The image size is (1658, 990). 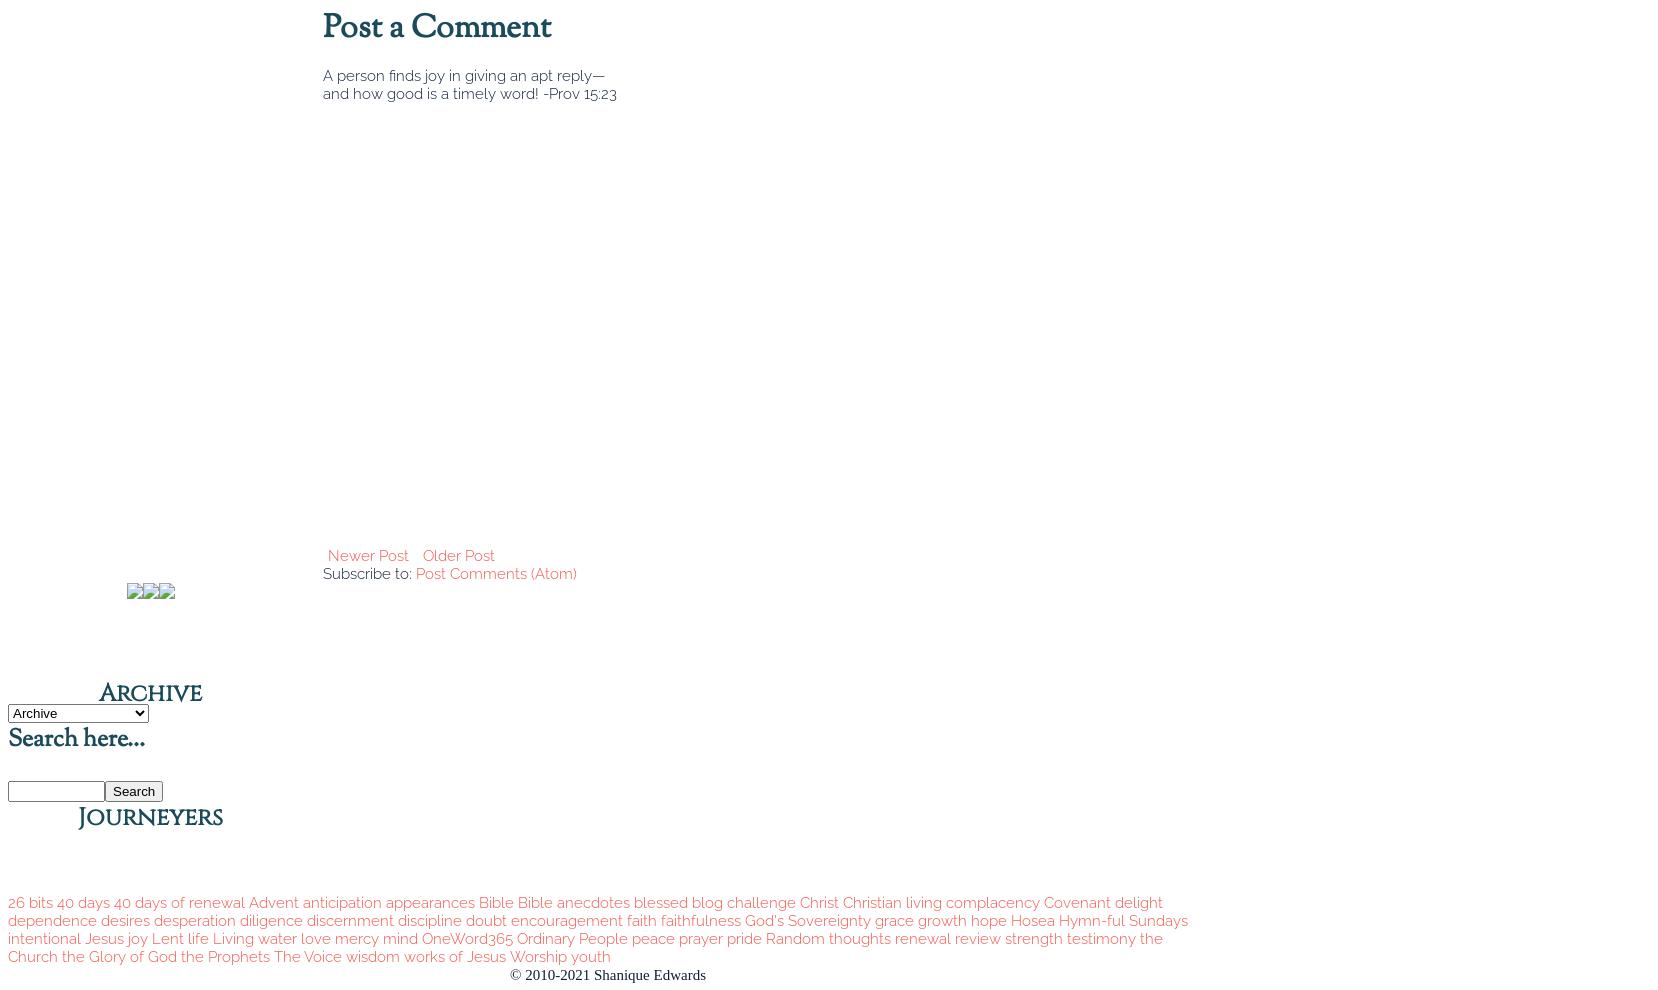 What do you see at coordinates (464, 76) in the screenshot?
I see `'A person finds joy in giving an apt reply—'` at bounding box center [464, 76].